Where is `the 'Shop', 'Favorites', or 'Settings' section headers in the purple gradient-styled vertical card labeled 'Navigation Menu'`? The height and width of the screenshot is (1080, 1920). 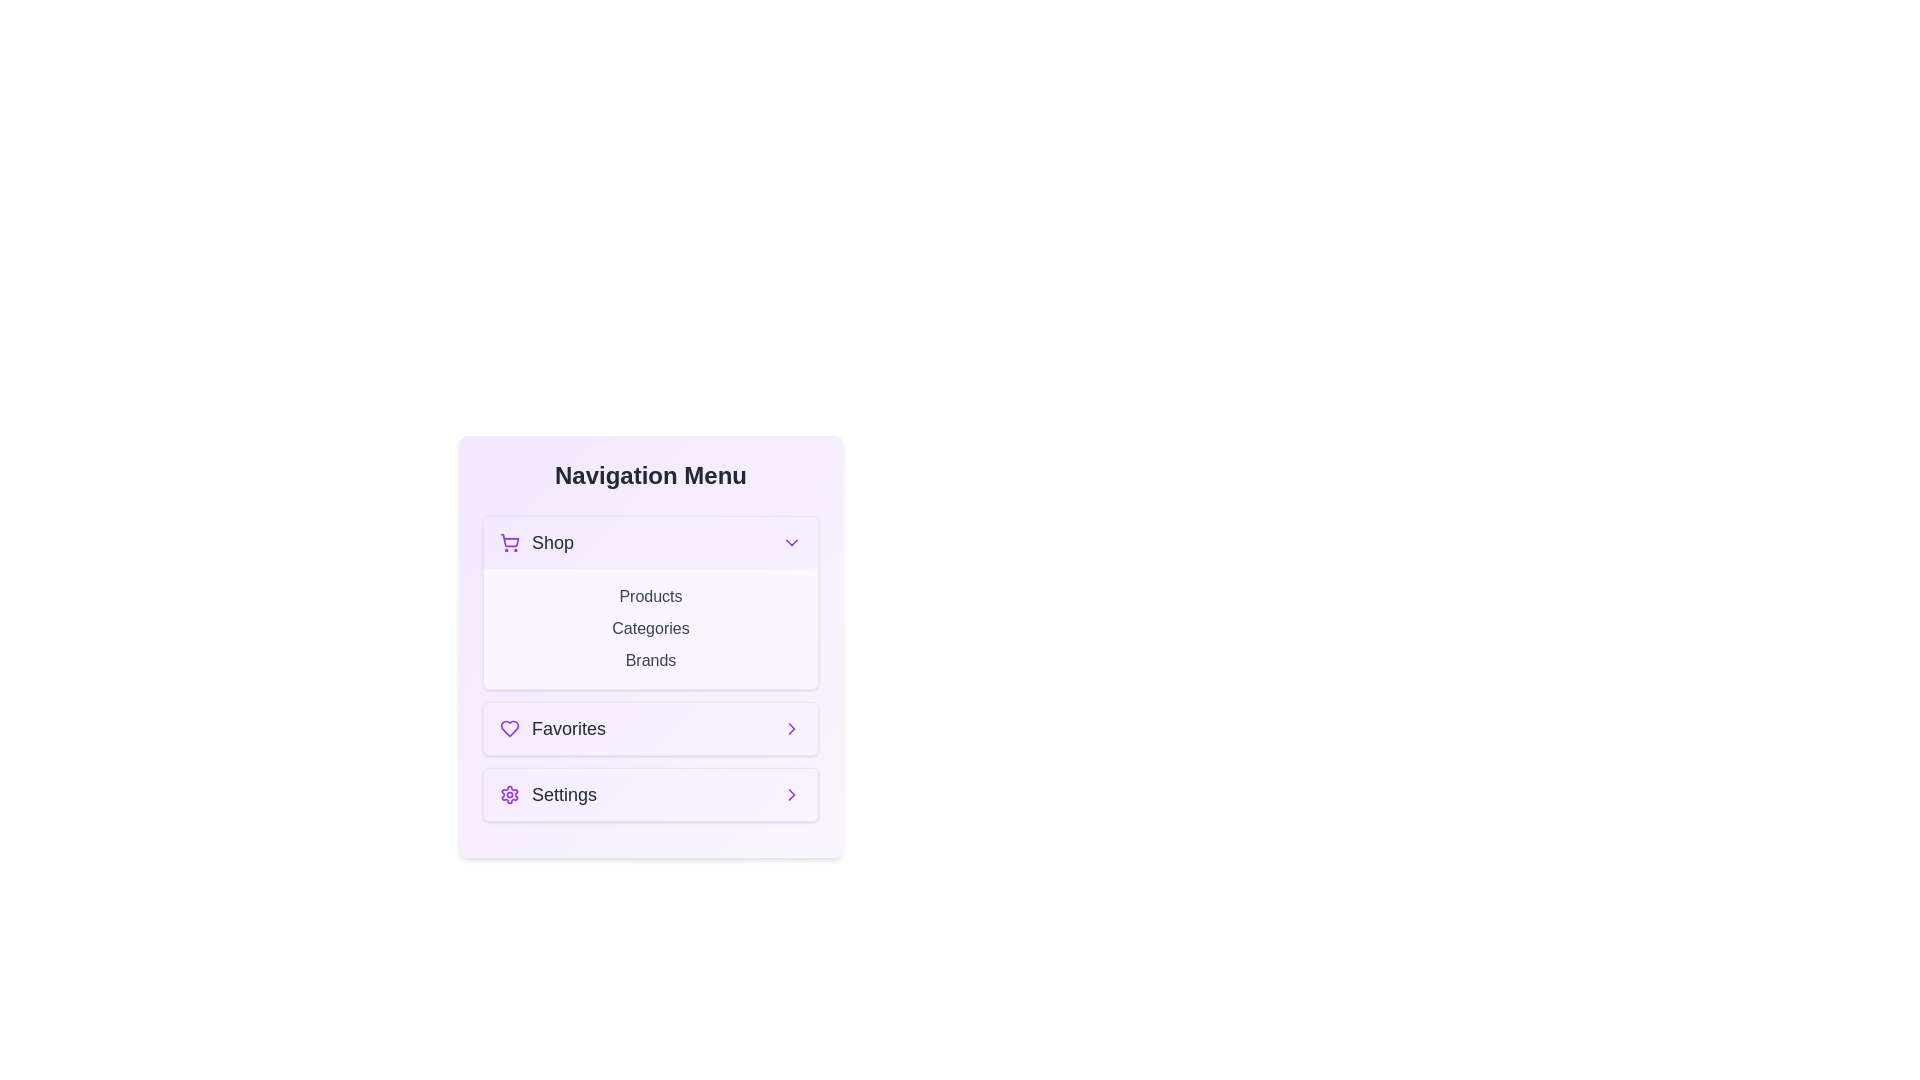 the 'Shop', 'Favorites', or 'Settings' section headers in the purple gradient-styled vertical card labeled 'Navigation Menu' is located at coordinates (651, 647).